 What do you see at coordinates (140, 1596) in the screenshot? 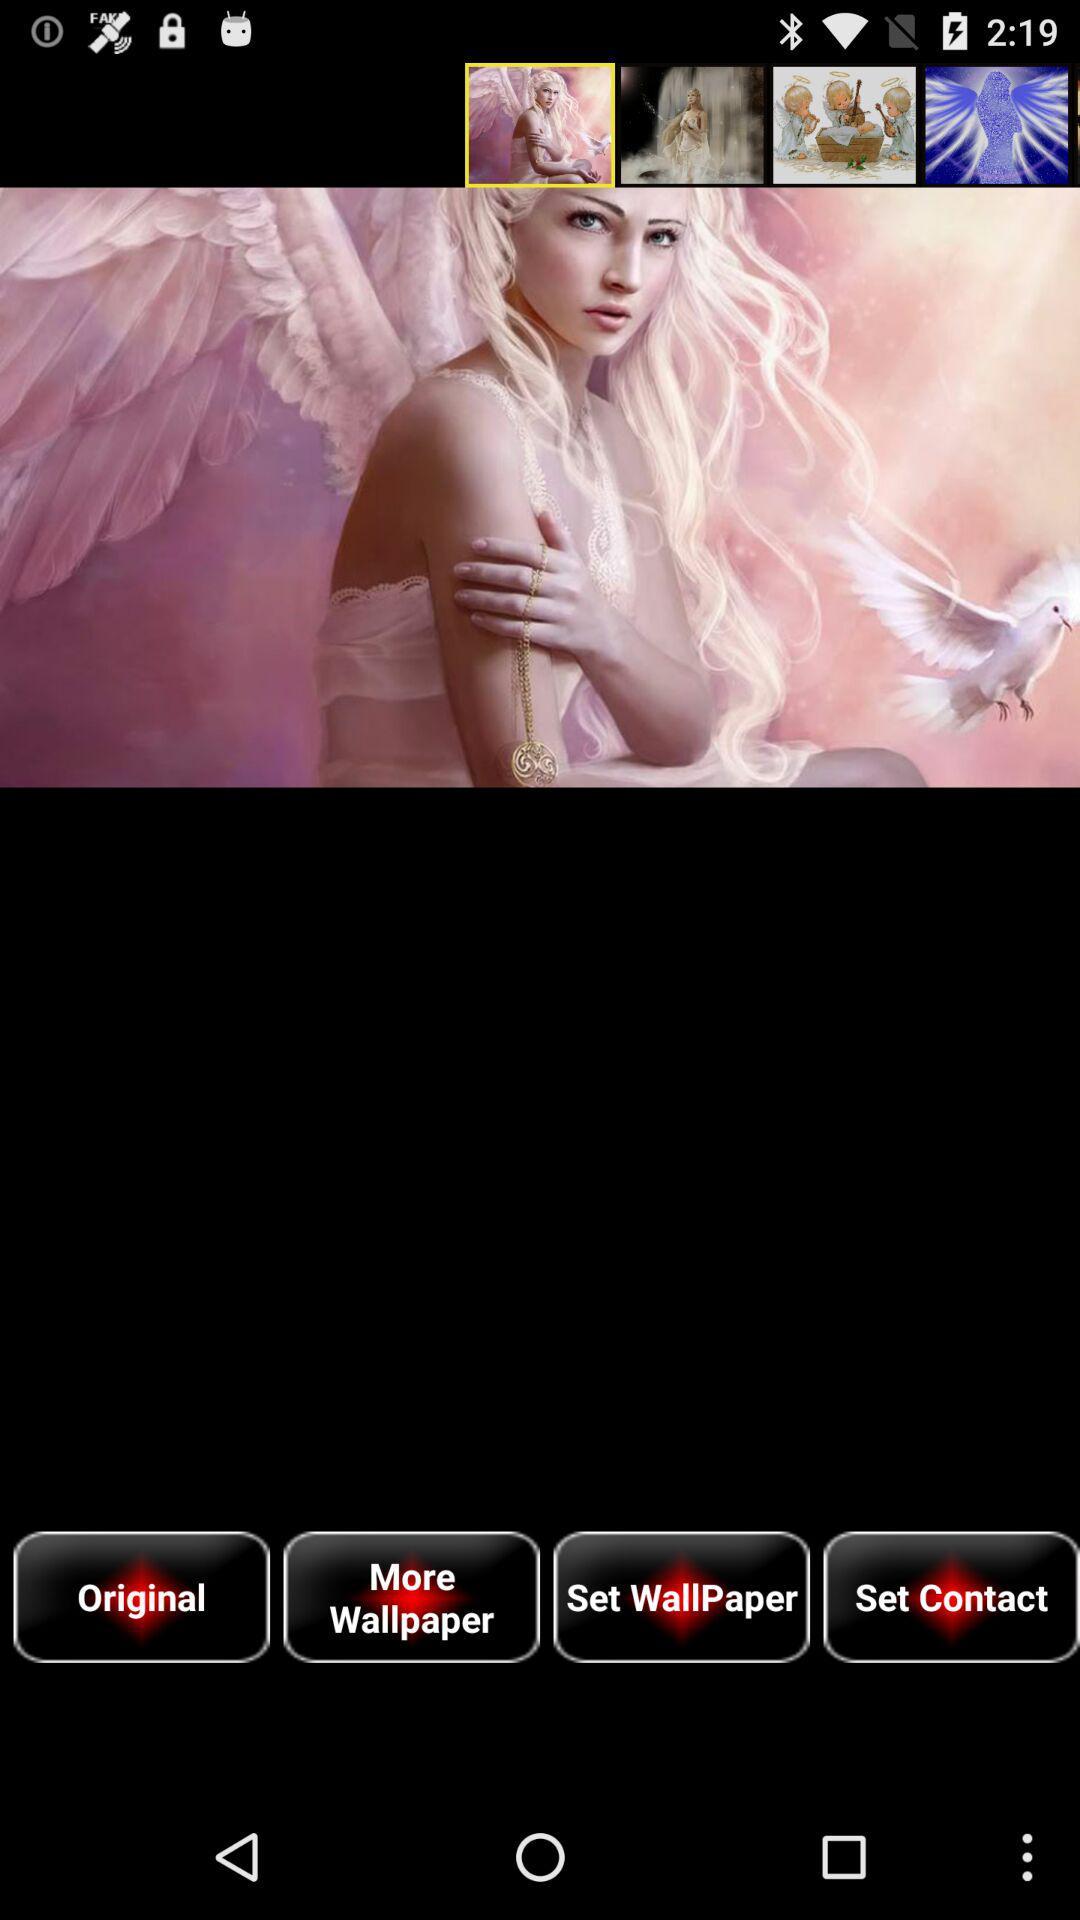
I see `the item to the left of the more wallpaper icon` at bounding box center [140, 1596].